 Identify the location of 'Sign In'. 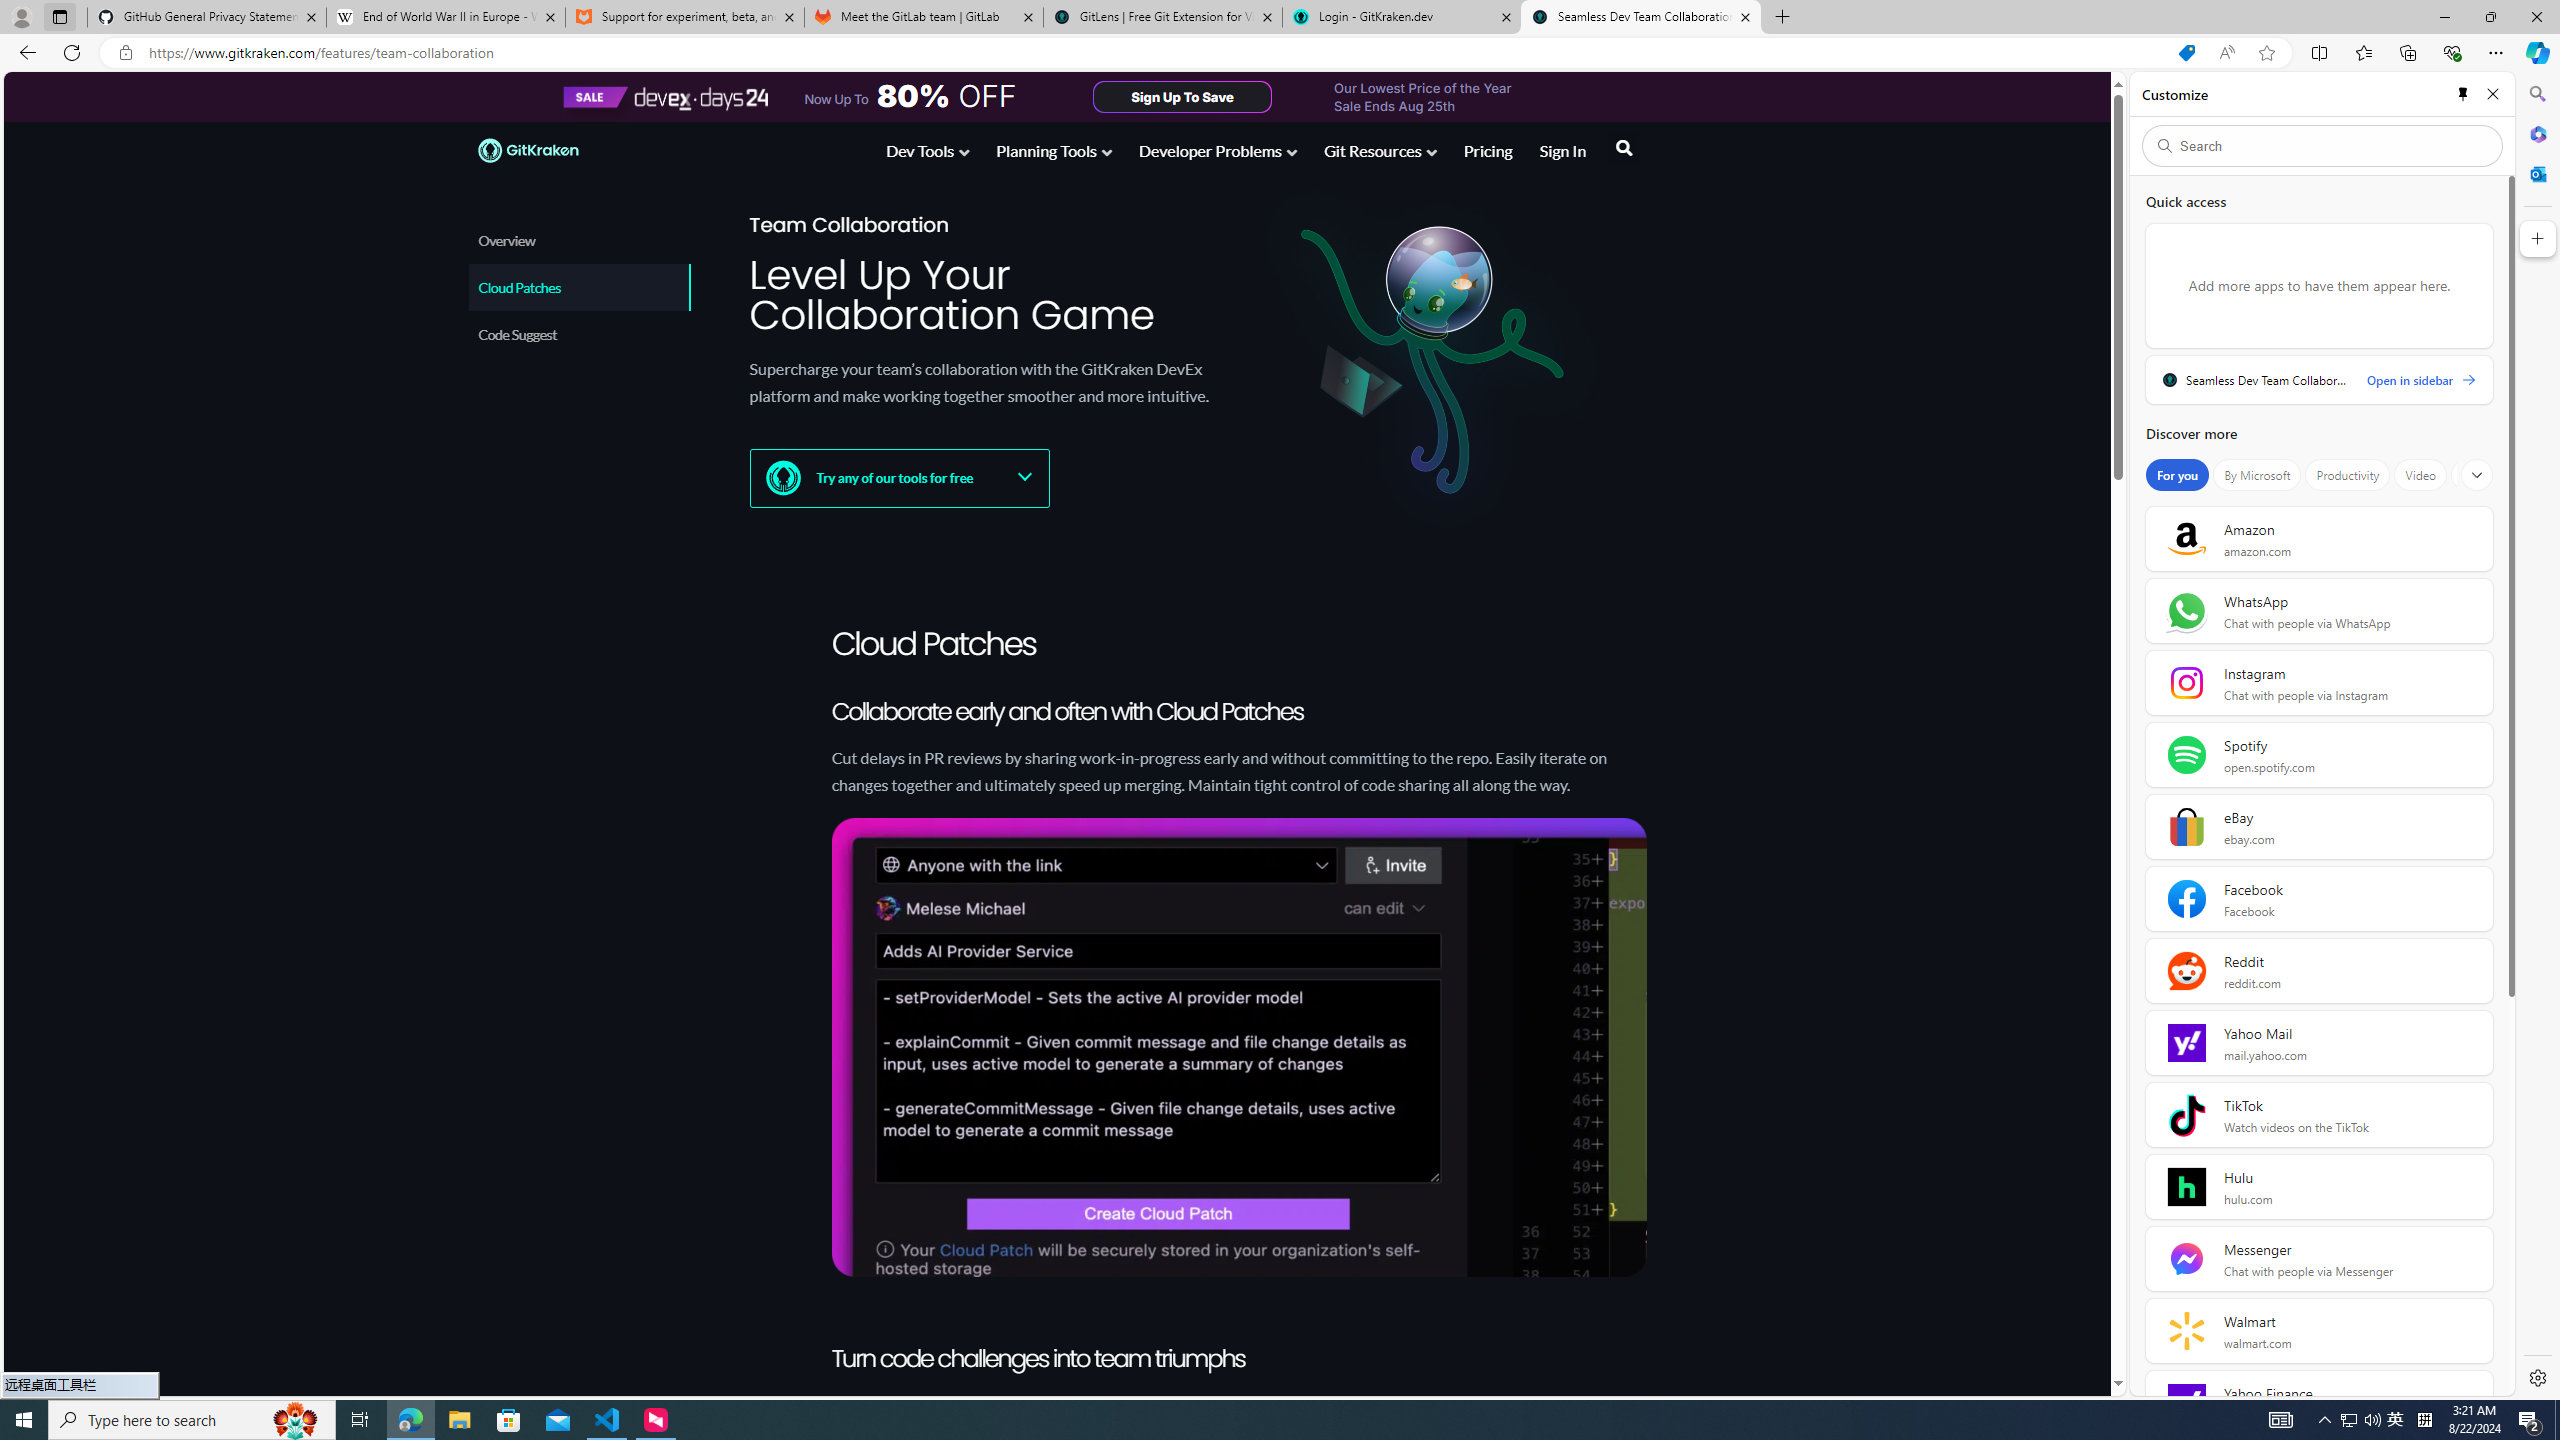
(1561, 150).